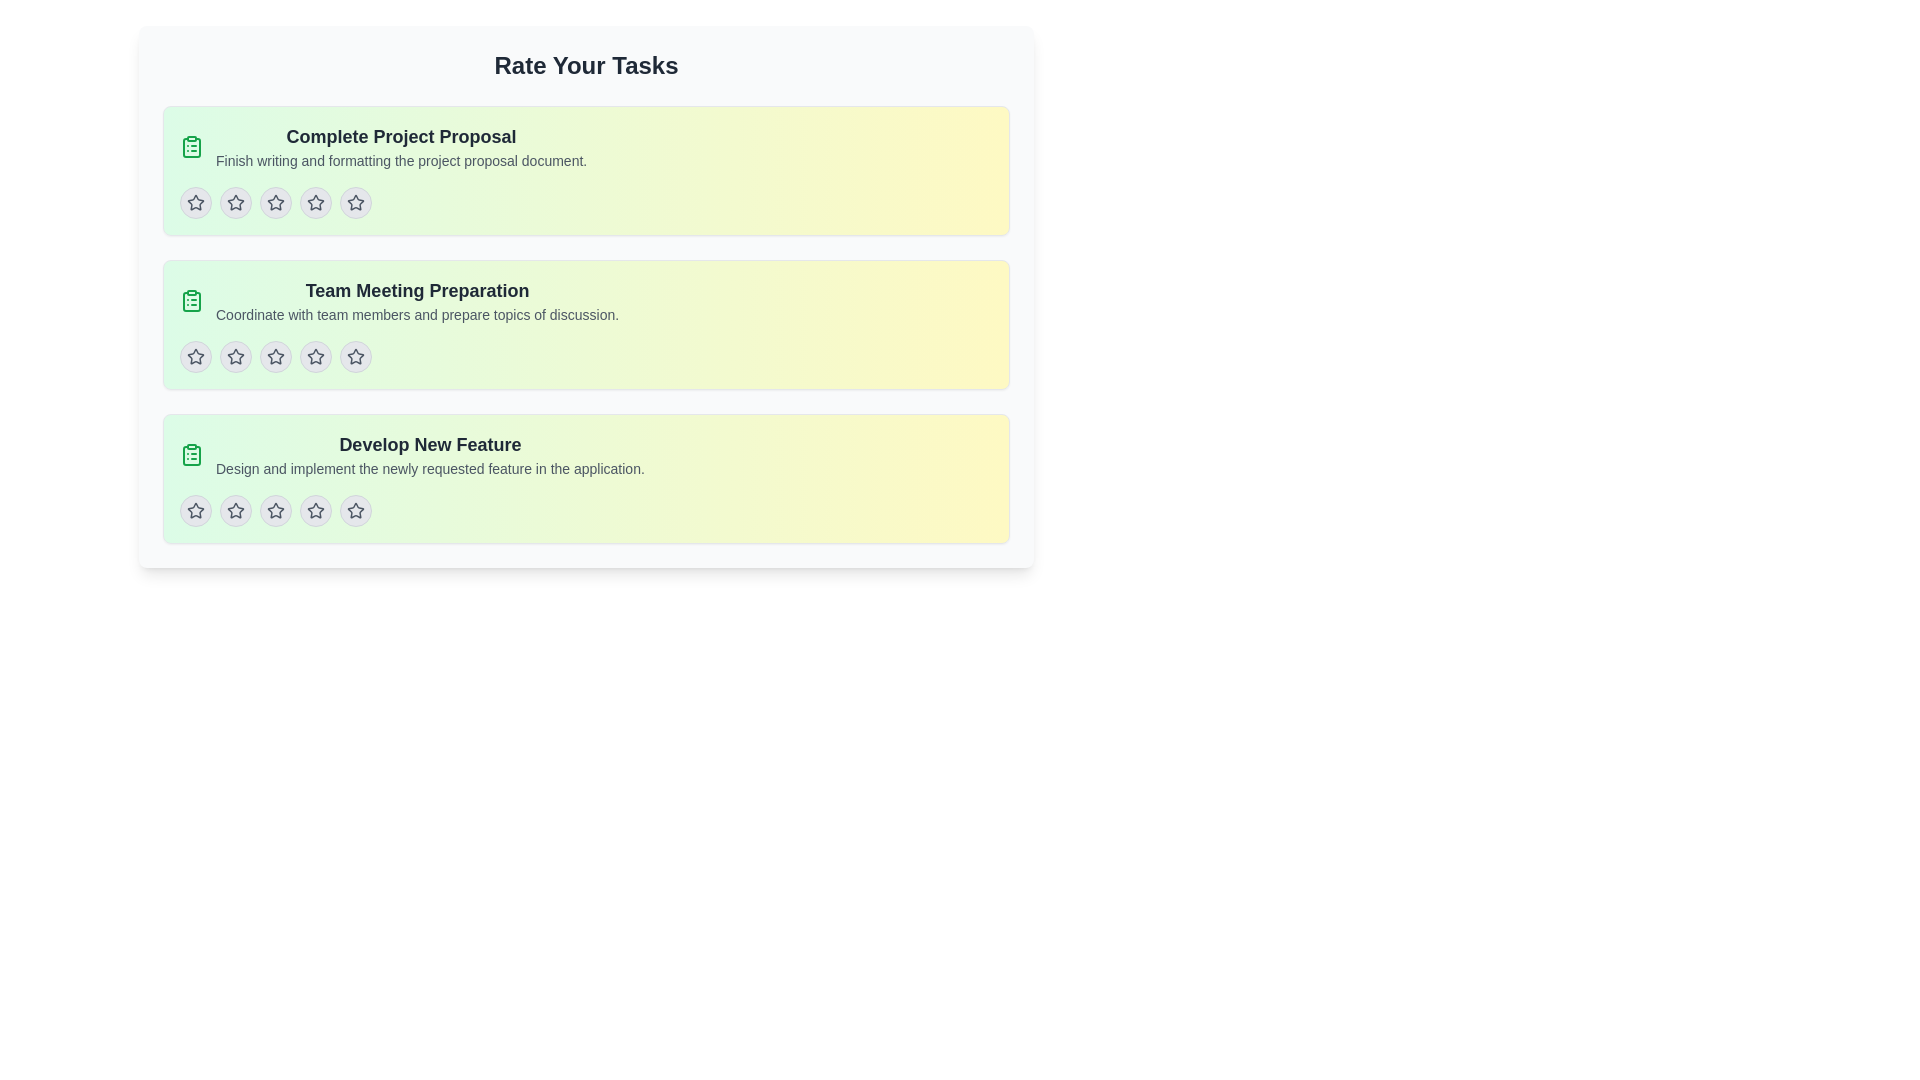  Describe the element at coordinates (196, 202) in the screenshot. I see `the first star icon` at that location.